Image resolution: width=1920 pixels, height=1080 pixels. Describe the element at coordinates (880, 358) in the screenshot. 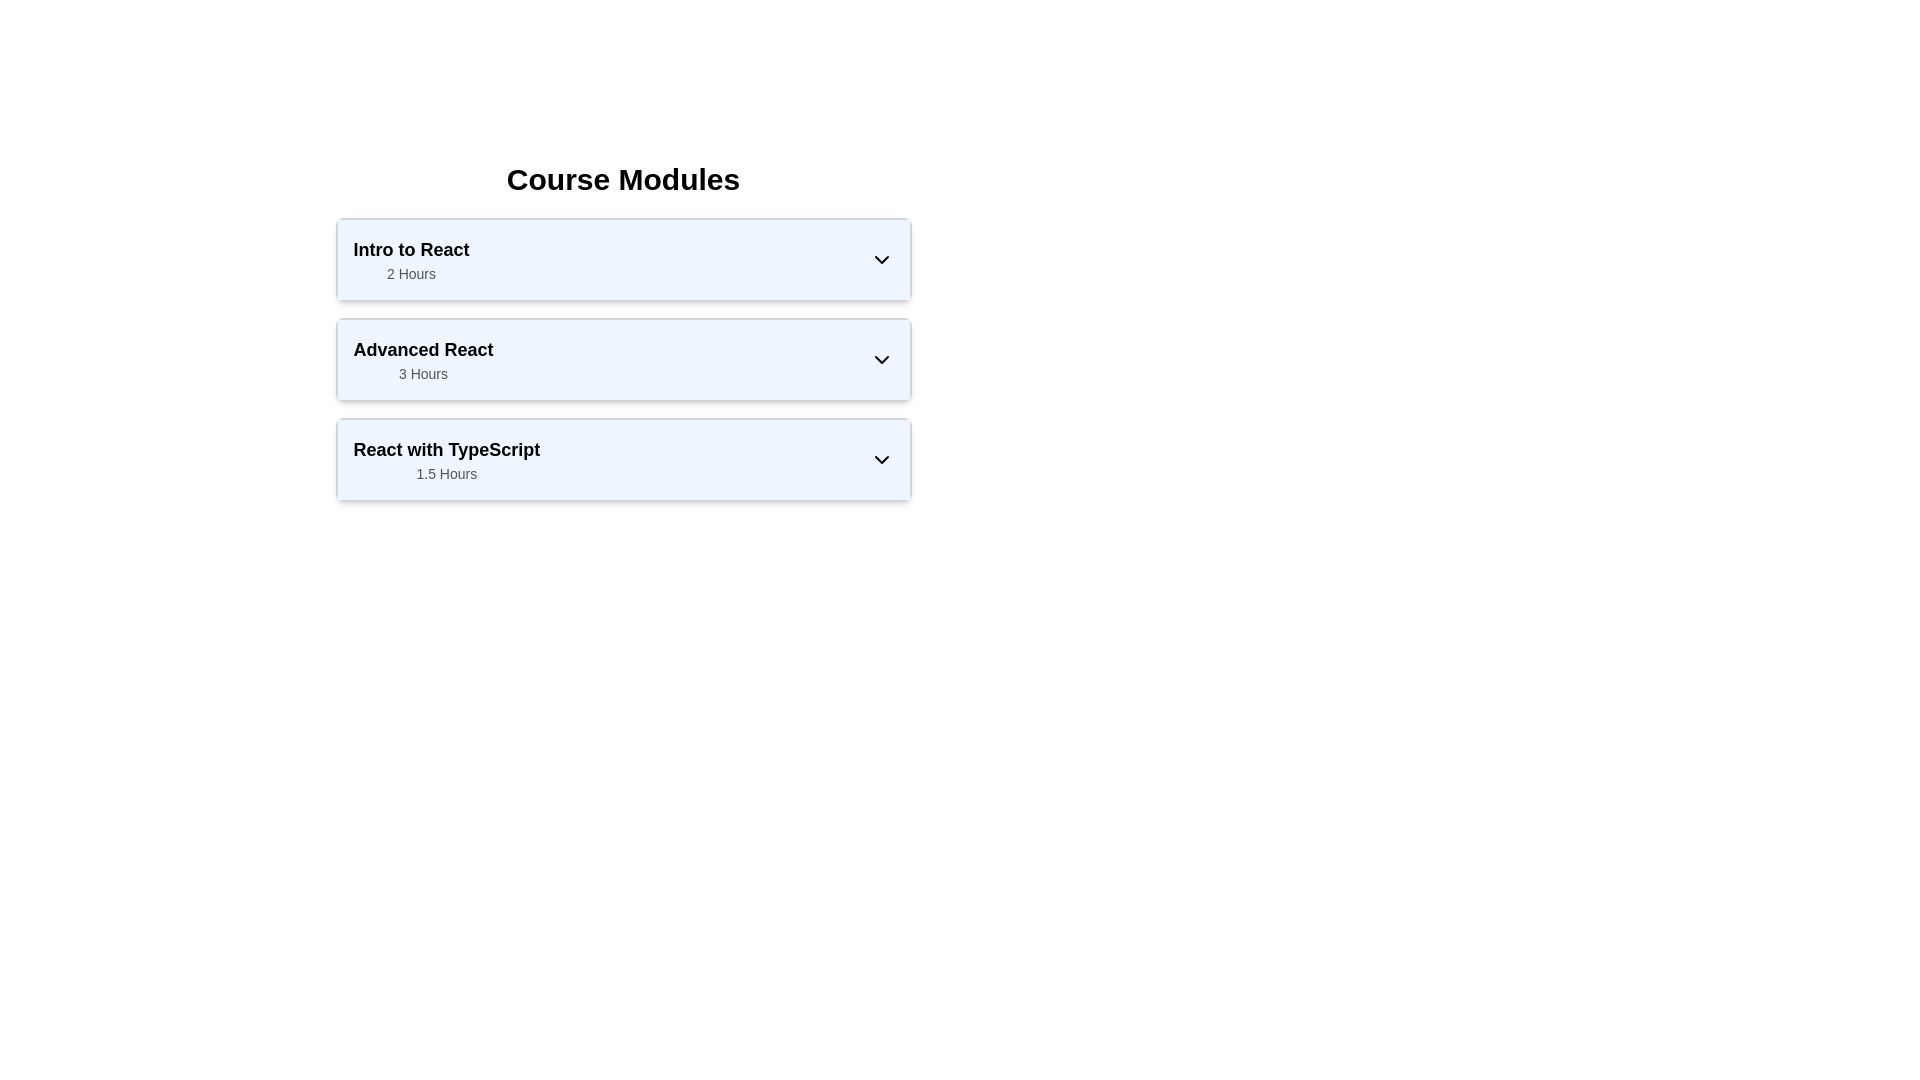

I see `the downward arrow icon styled as a chevron, located at the far right of the 'Advanced React' and '3 Hours' text` at that location.